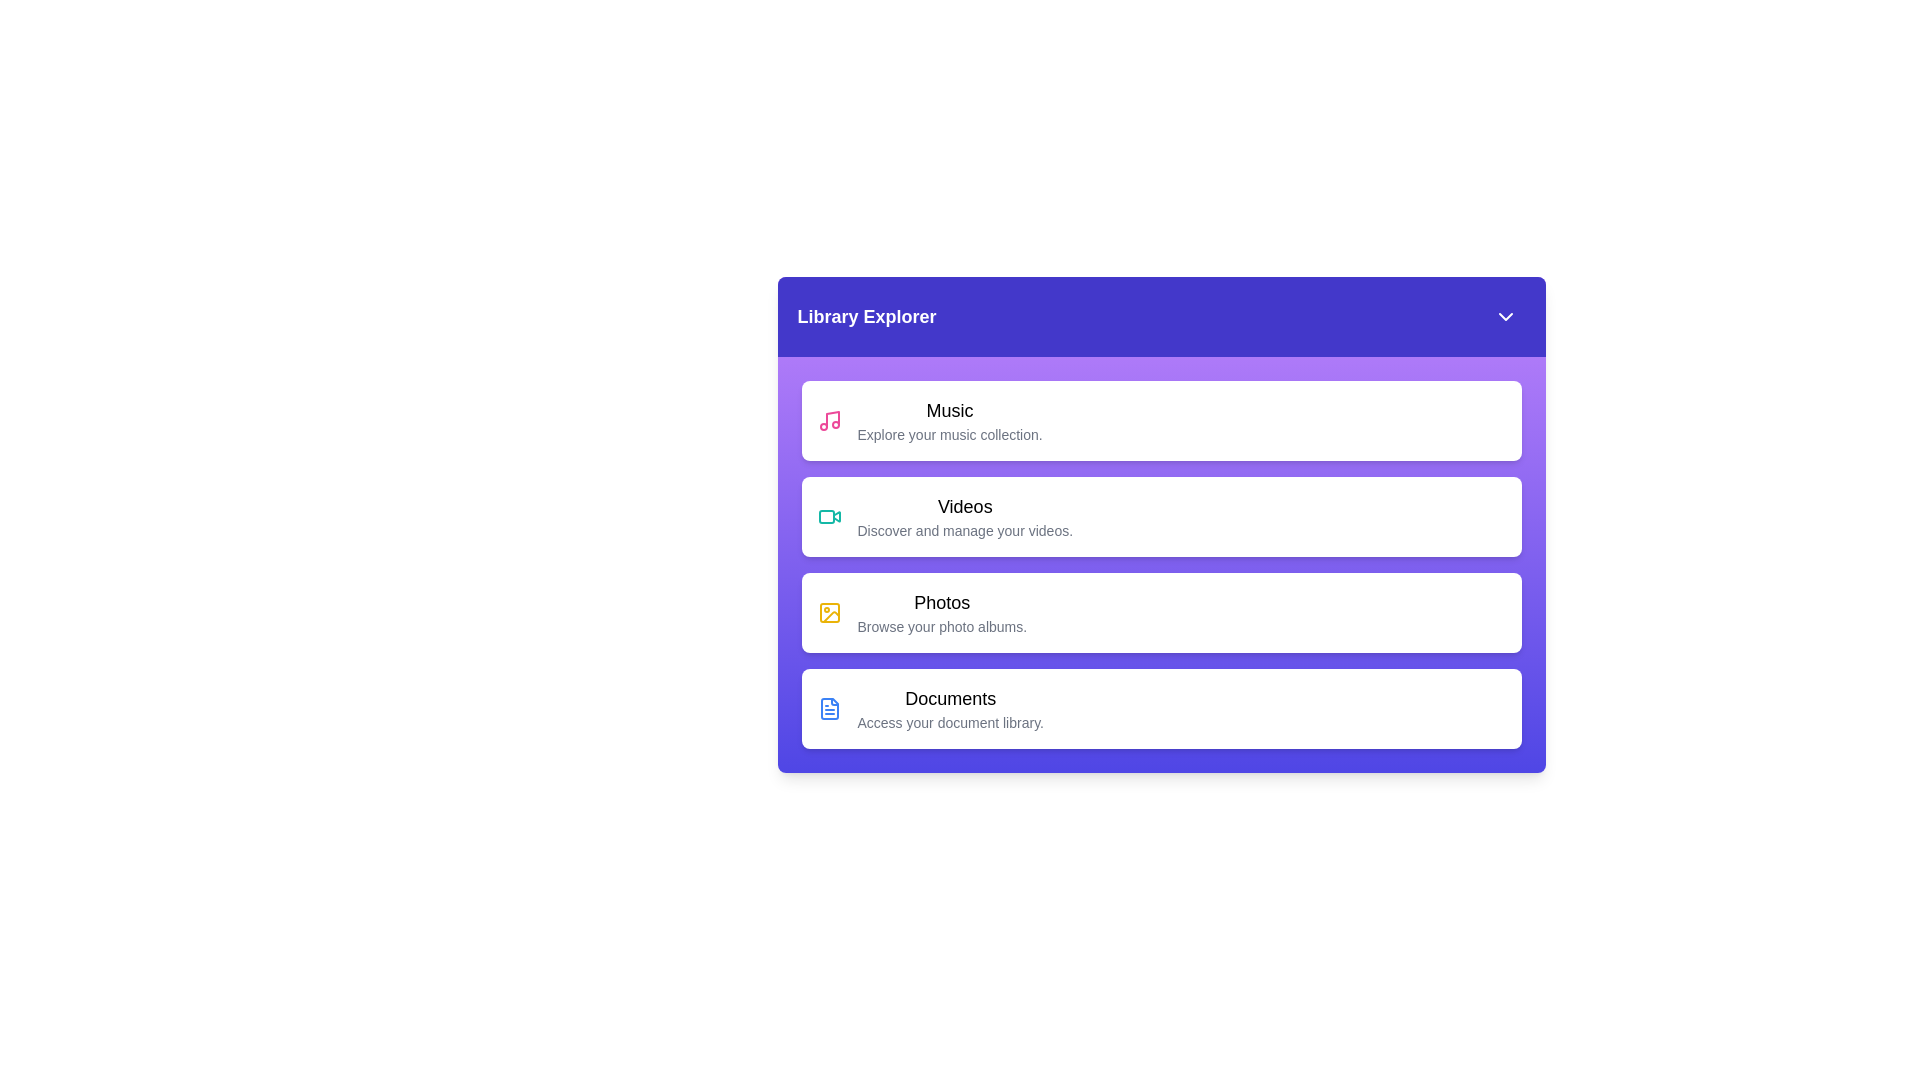  What do you see at coordinates (829, 419) in the screenshot?
I see `the icon representing the Music category` at bounding box center [829, 419].